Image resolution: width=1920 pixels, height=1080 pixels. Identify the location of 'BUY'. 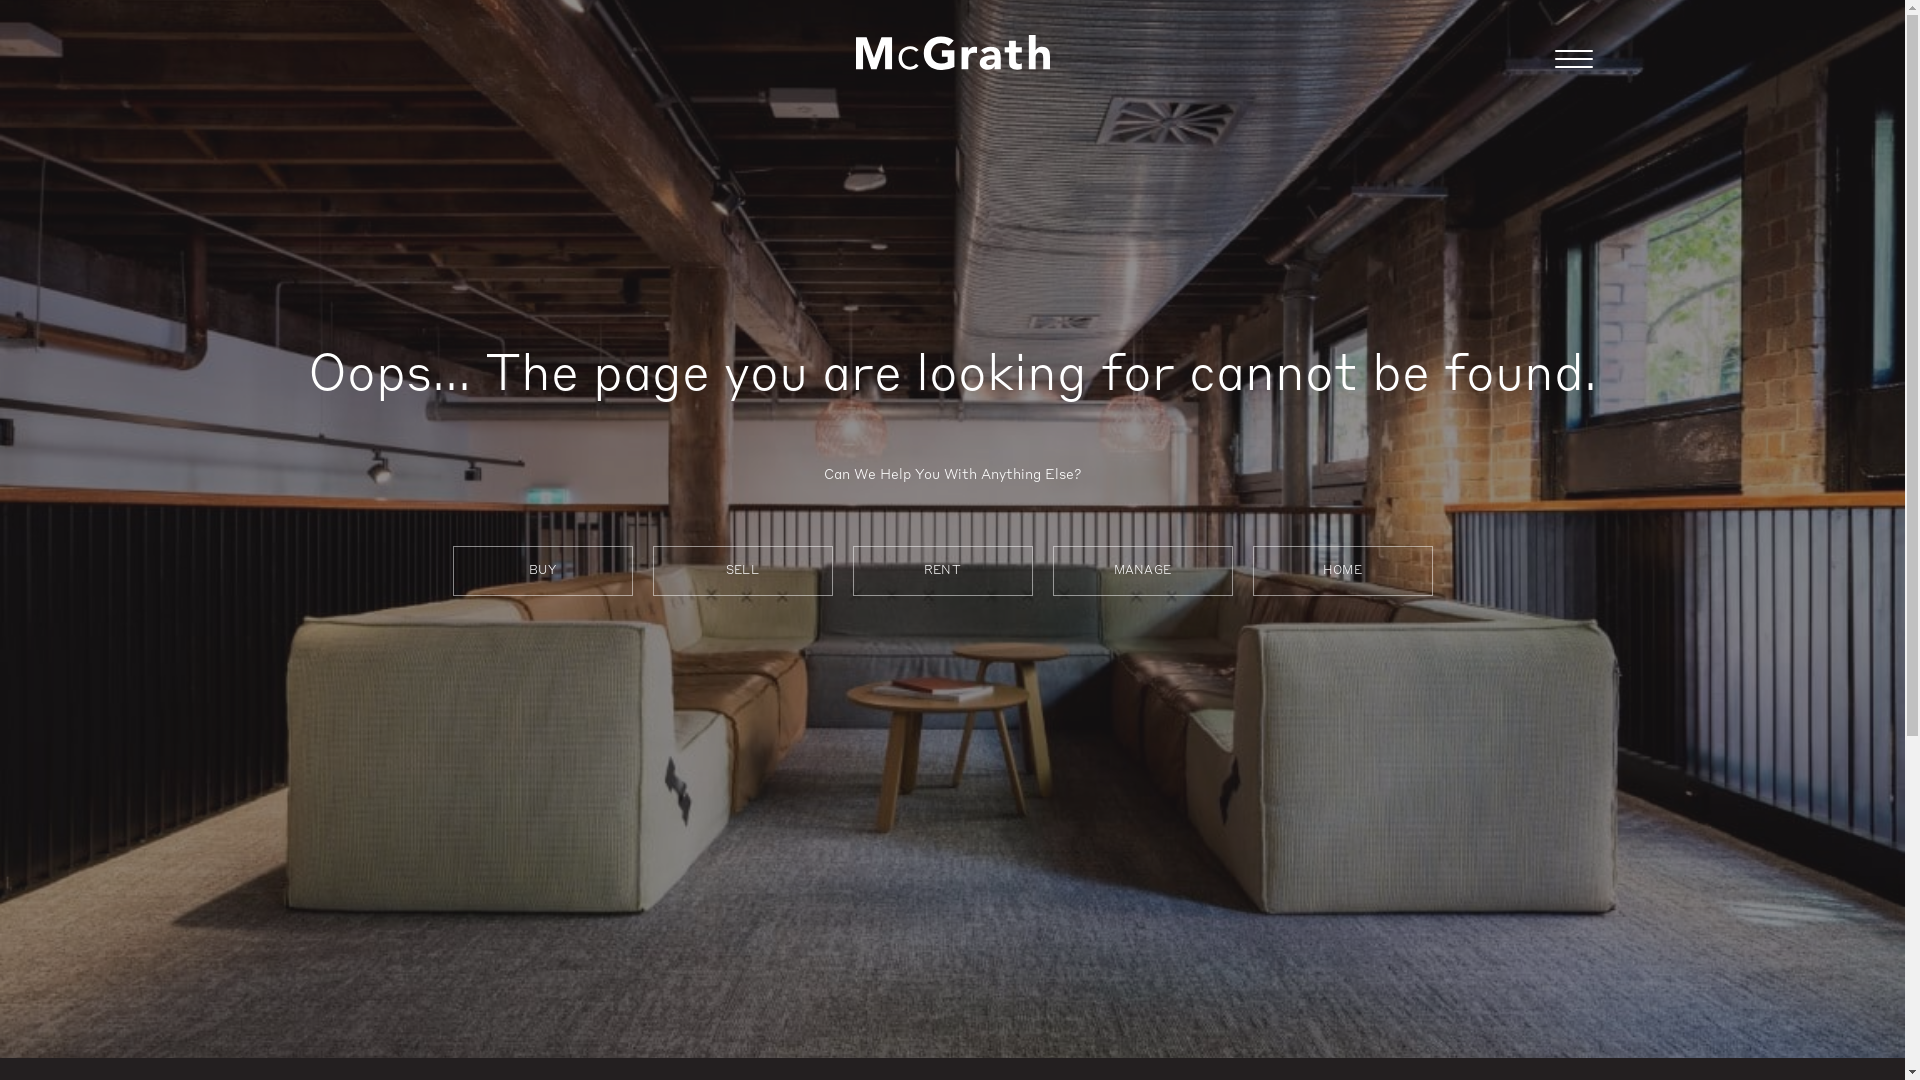
(542, 570).